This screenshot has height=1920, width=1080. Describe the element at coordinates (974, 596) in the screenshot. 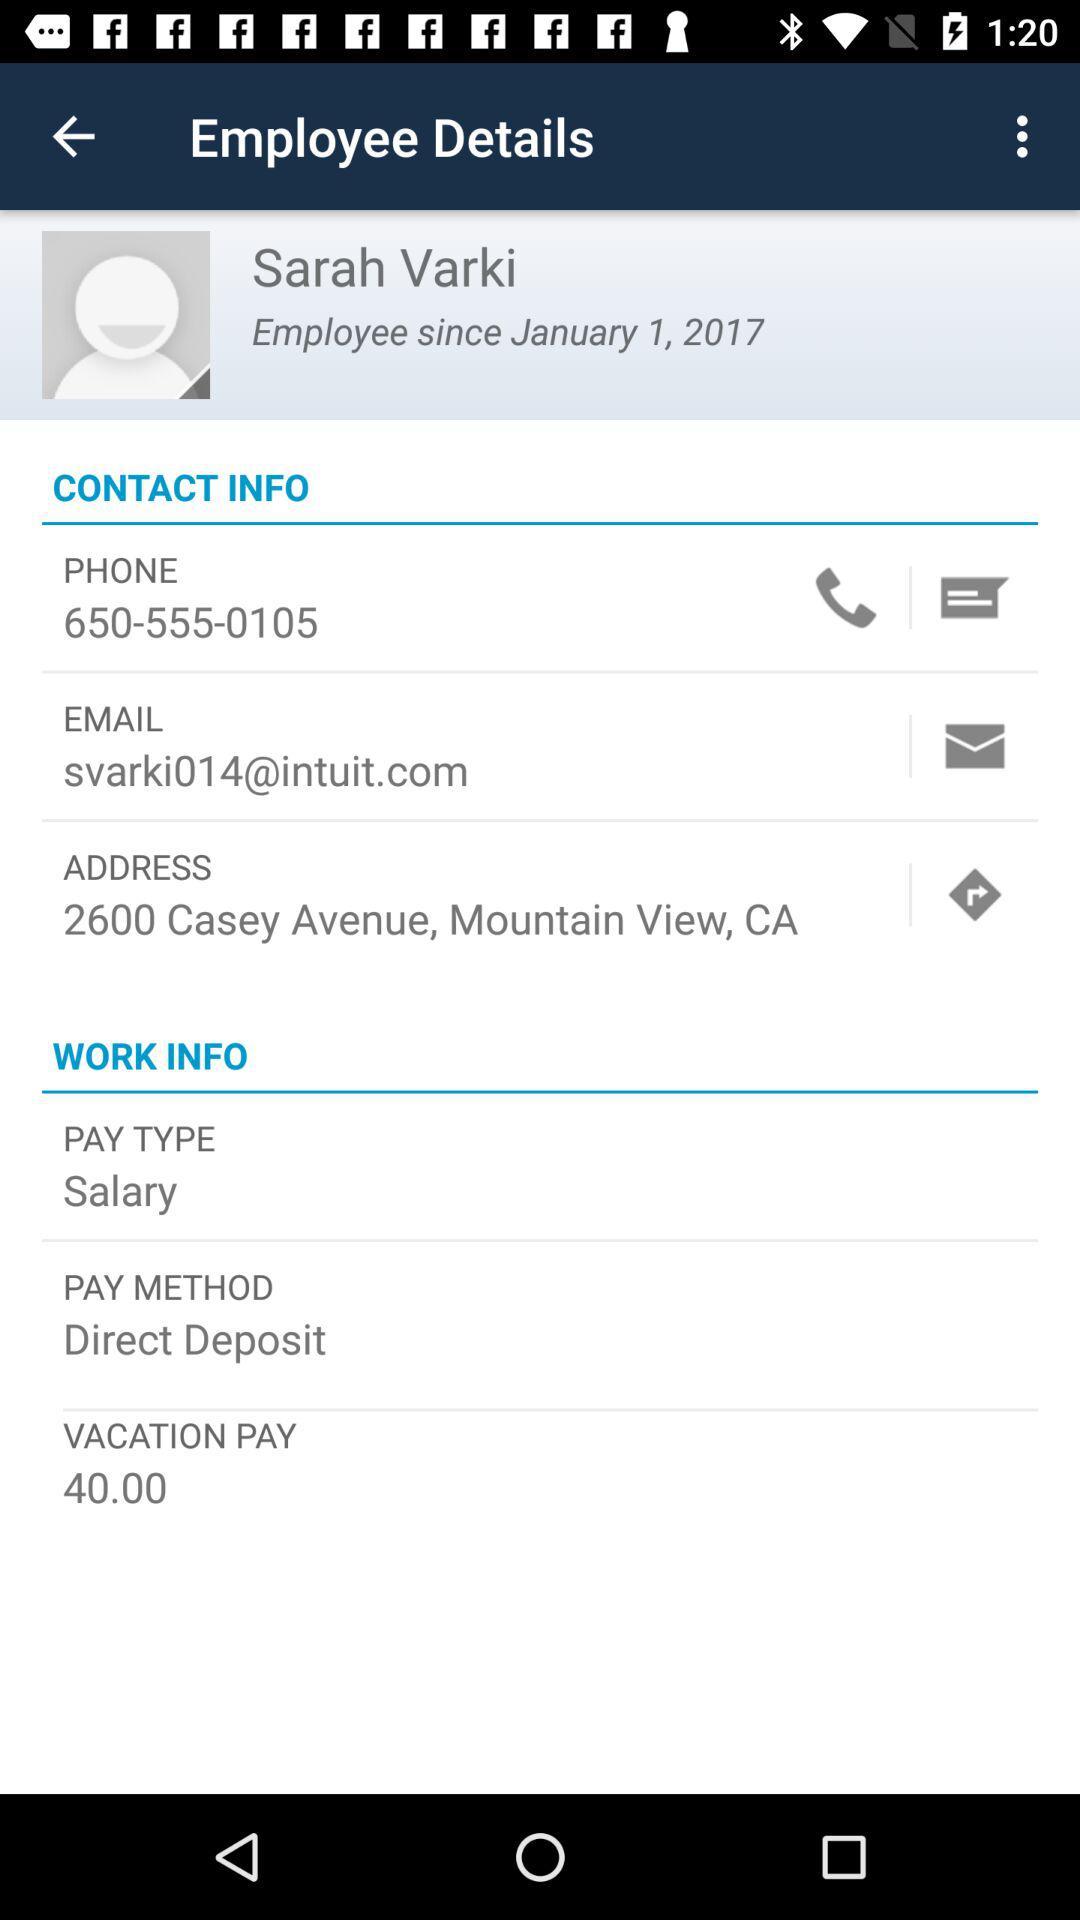

I see `masseage` at that location.